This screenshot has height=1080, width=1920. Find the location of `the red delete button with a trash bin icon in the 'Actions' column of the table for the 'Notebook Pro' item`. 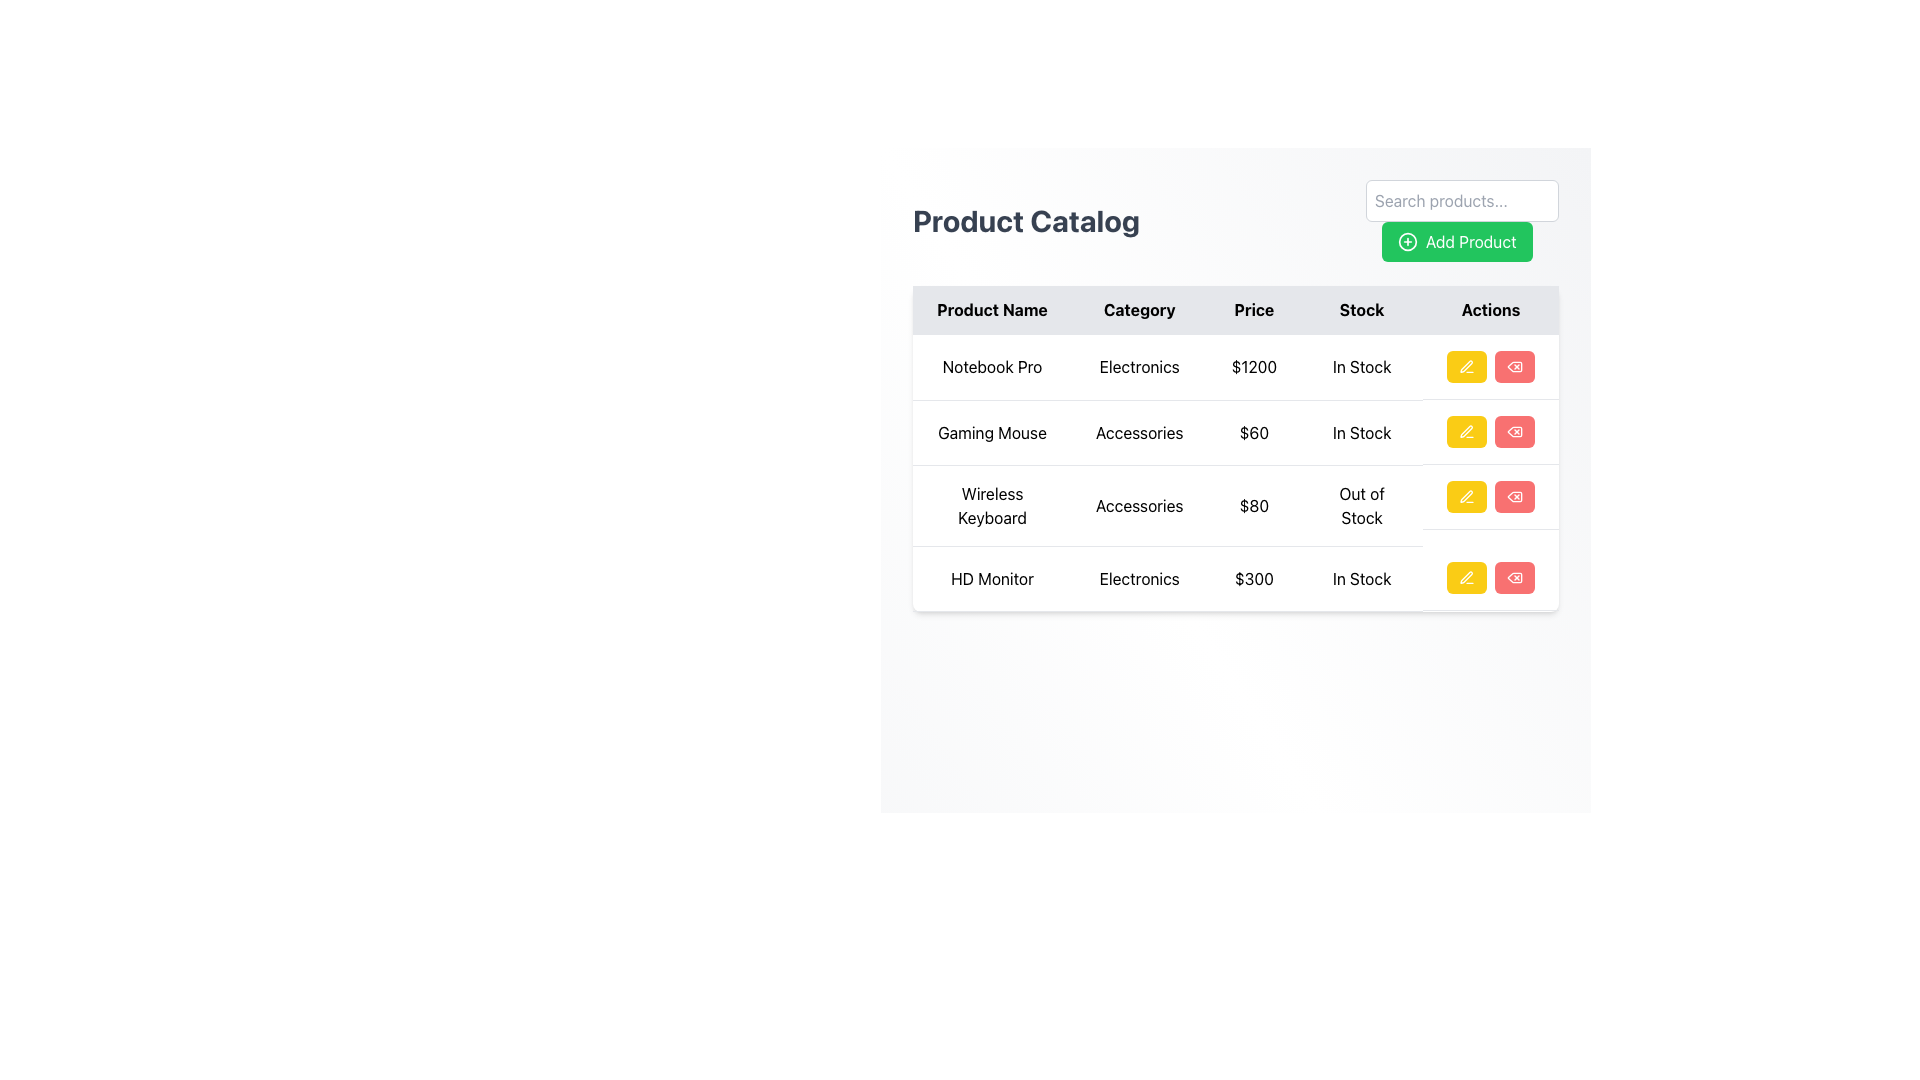

the red delete button with a trash bin icon in the 'Actions' column of the table for the 'Notebook Pro' item is located at coordinates (1515, 366).